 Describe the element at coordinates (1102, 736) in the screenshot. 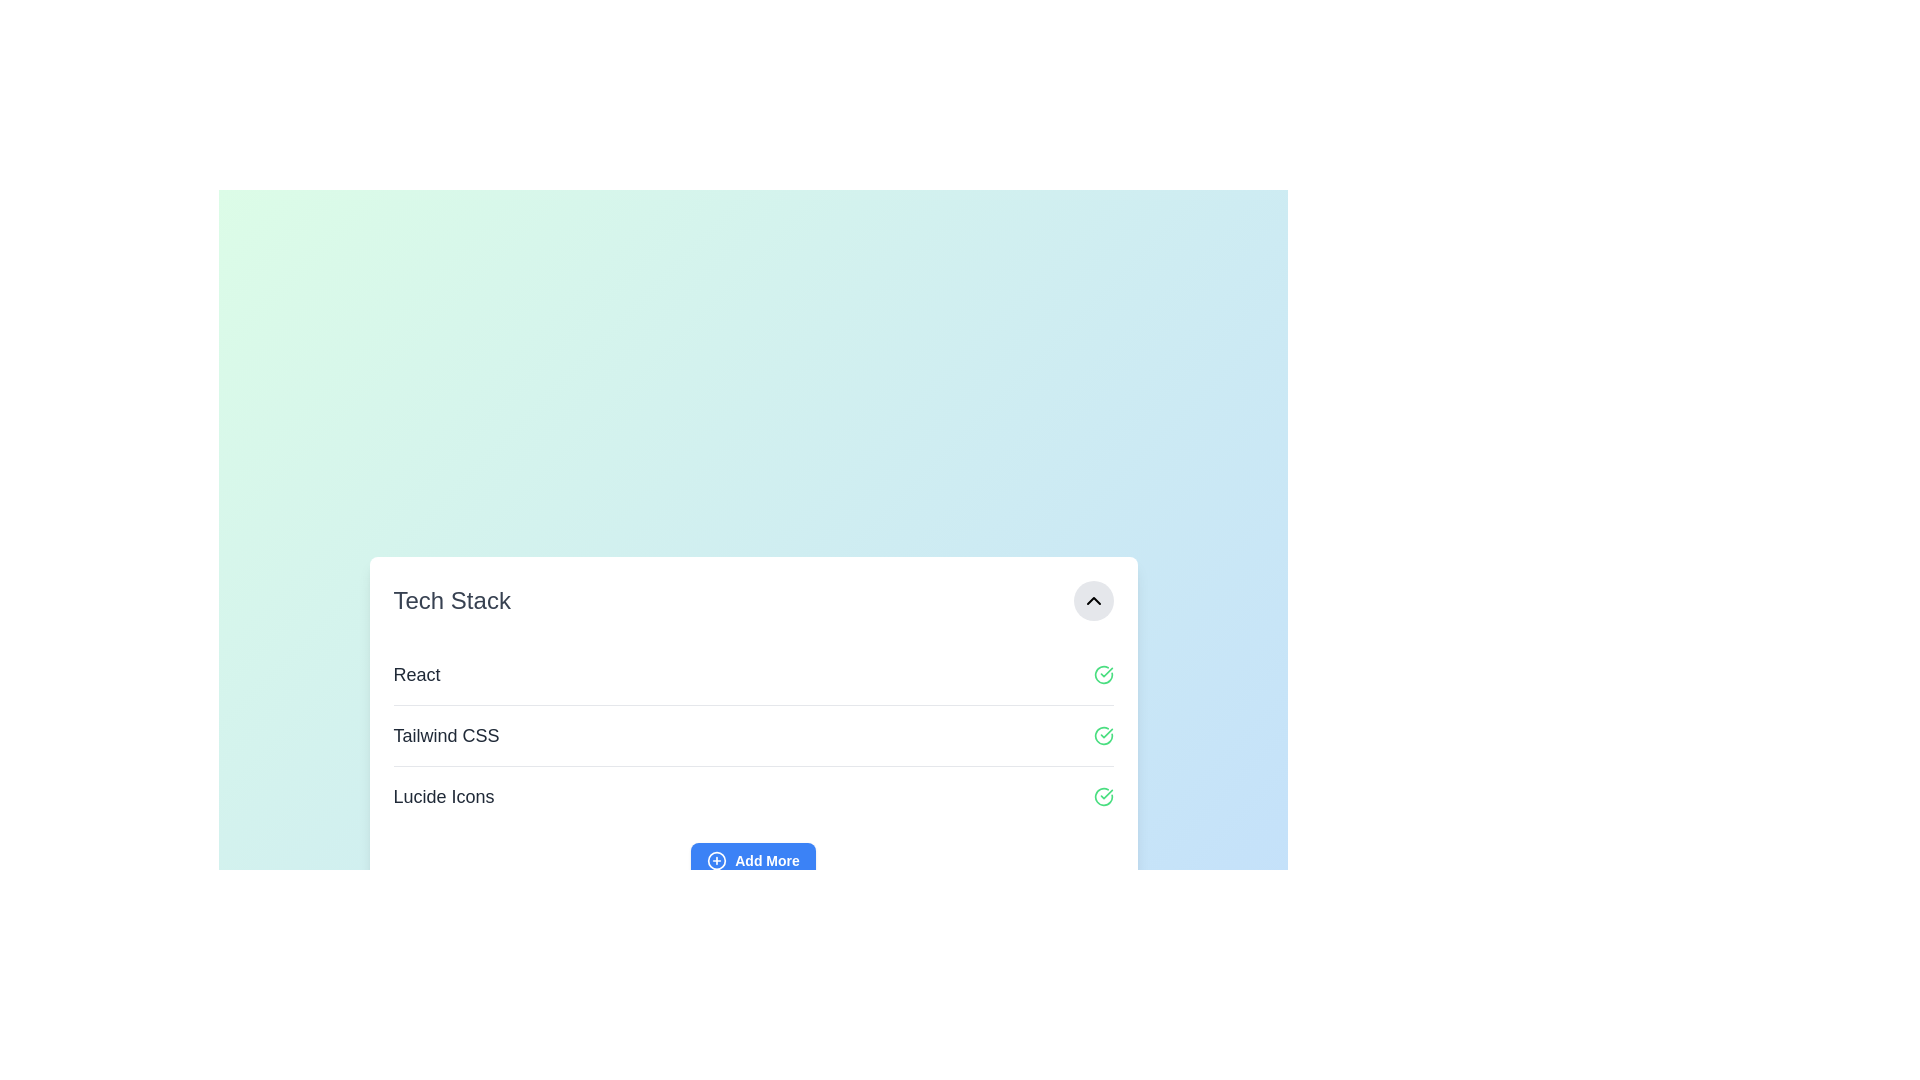

I see `the circular icon with a green border and a check mark inside, located to the right of the 'Tailwind CSS' label` at that location.